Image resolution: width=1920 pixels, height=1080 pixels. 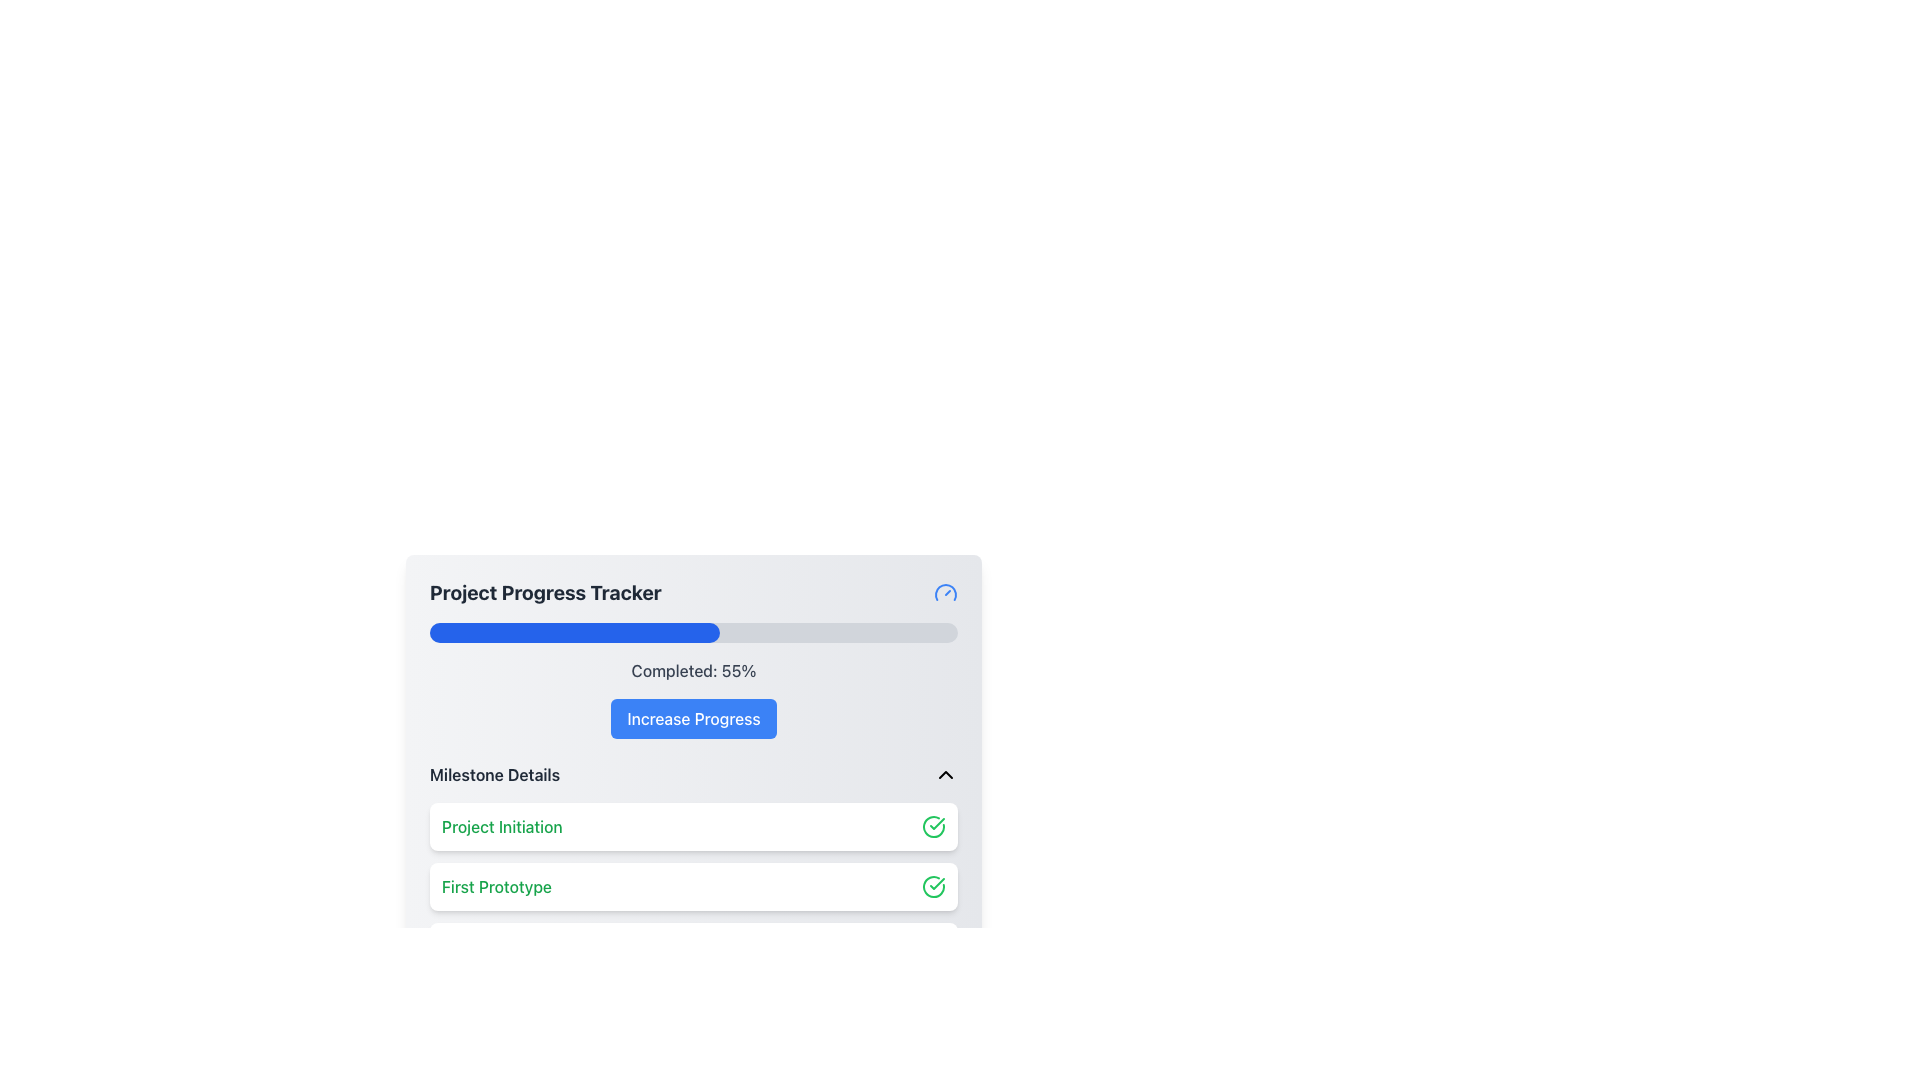 What do you see at coordinates (933, 886) in the screenshot?
I see `the circular vector graphic element that is part of the SVG icon representing progress, located to the right of the 'First Prototype' milestone label in the 'Milestone Details' section` at bounding box center [933, 886].